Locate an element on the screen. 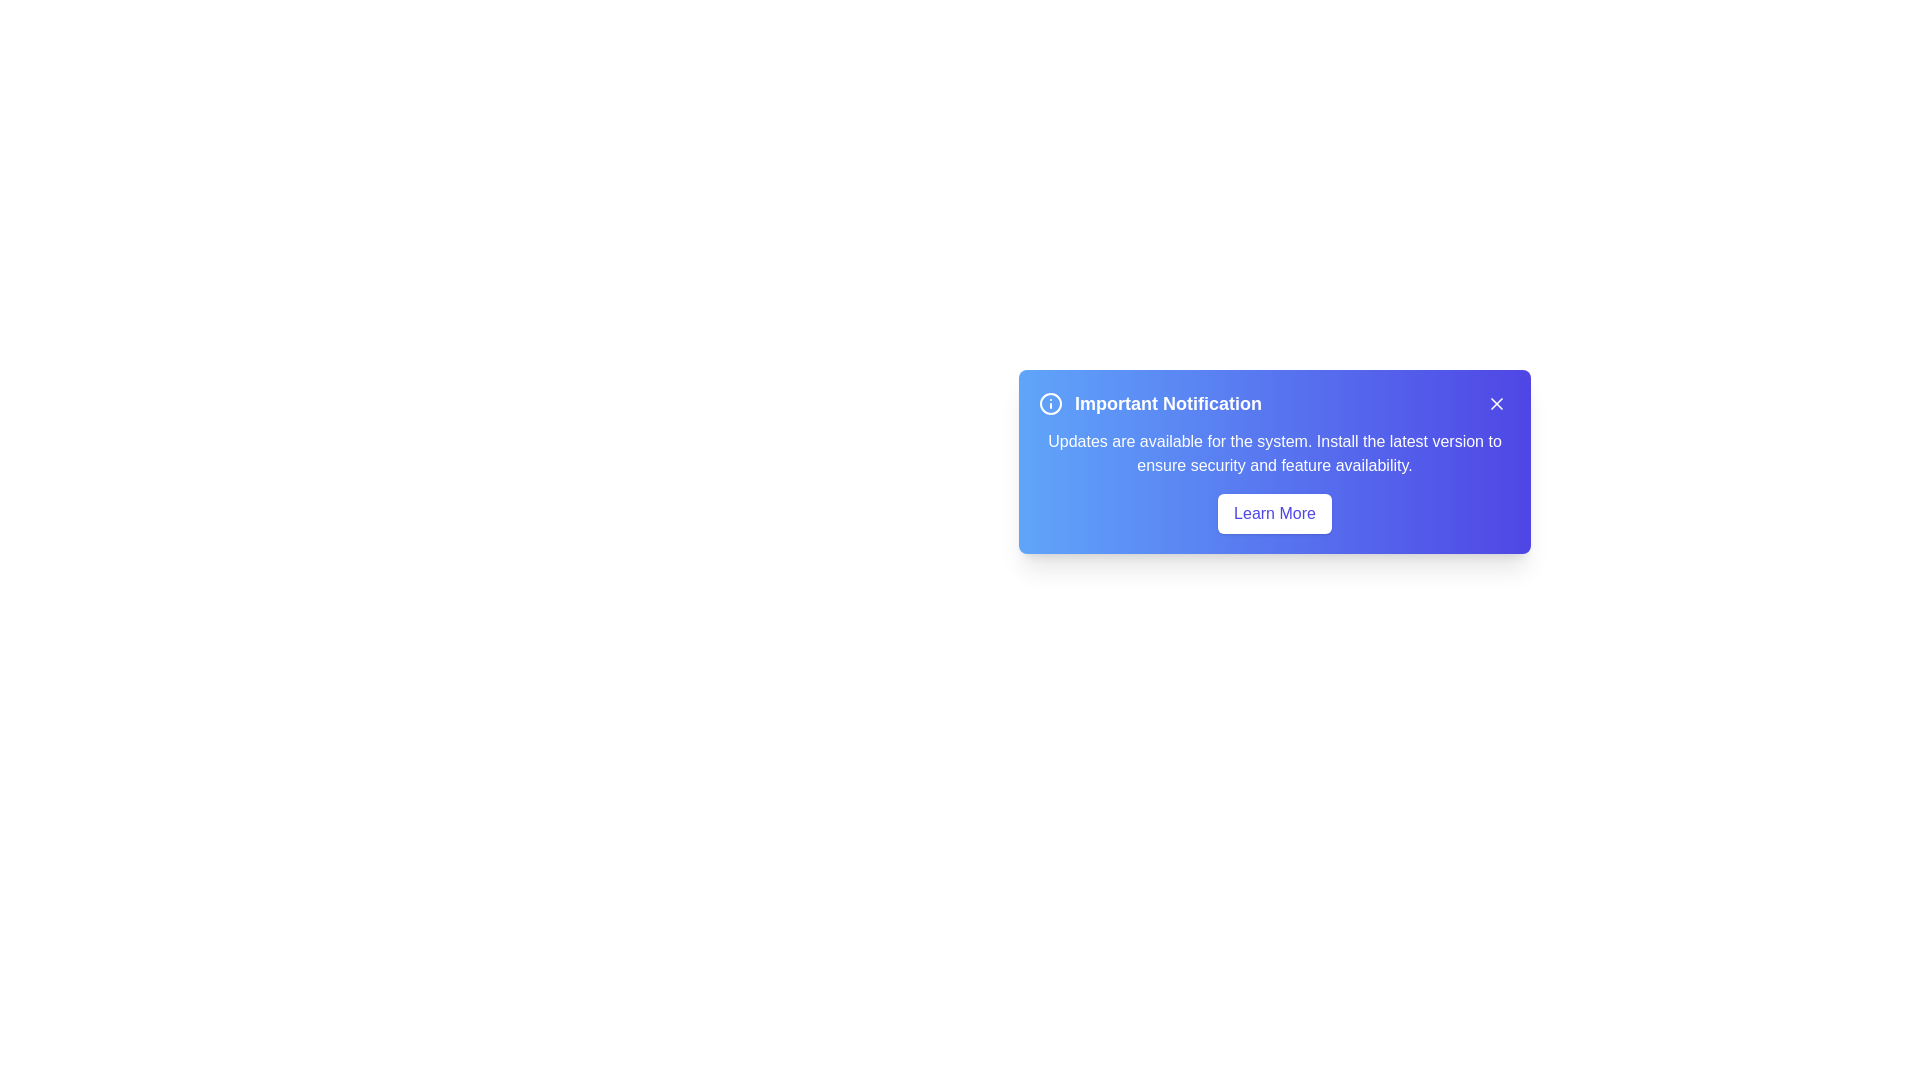 This screenshot has height=1080, width=1920. the specified interactive element: close_button is located at coordinates (1497, 404).